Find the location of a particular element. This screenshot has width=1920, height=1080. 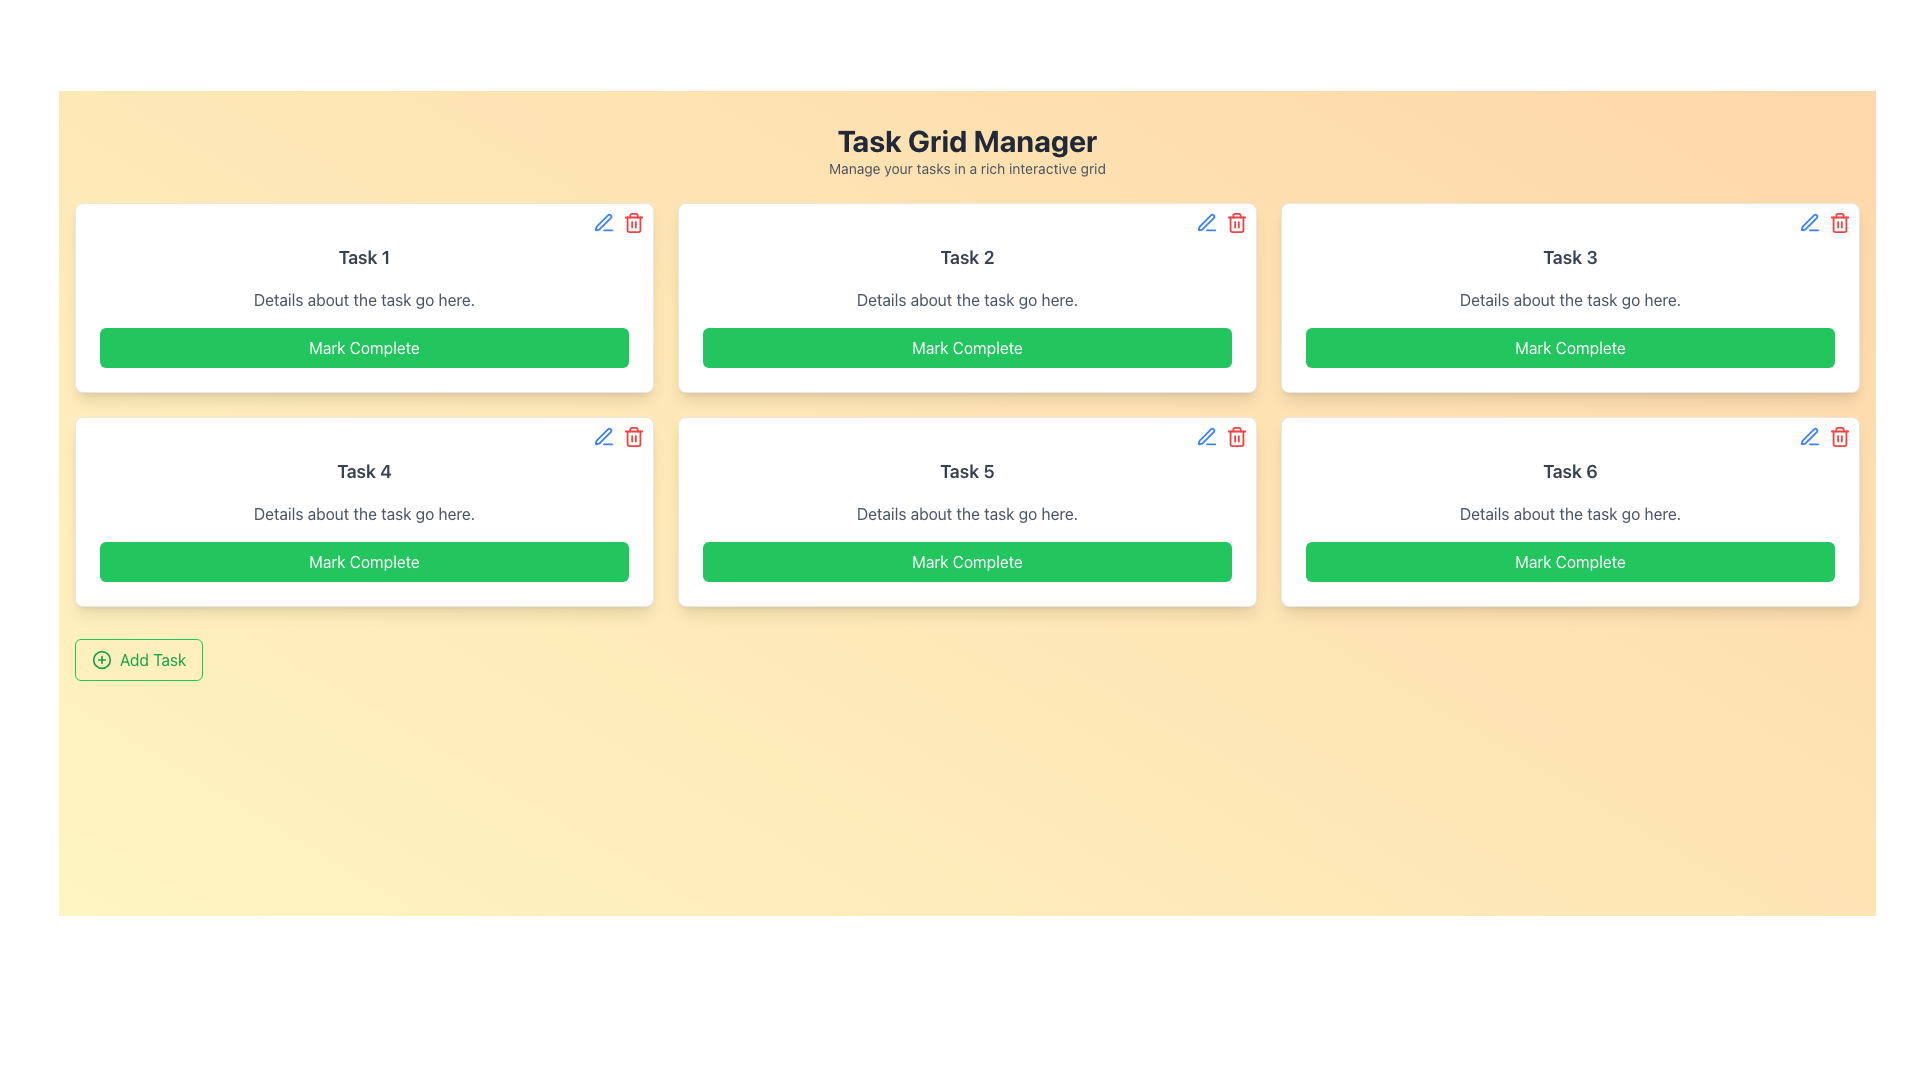

the button located at the bottom of the 'Task 2' card to mark the task as complete is located at coordinates (967, 346).